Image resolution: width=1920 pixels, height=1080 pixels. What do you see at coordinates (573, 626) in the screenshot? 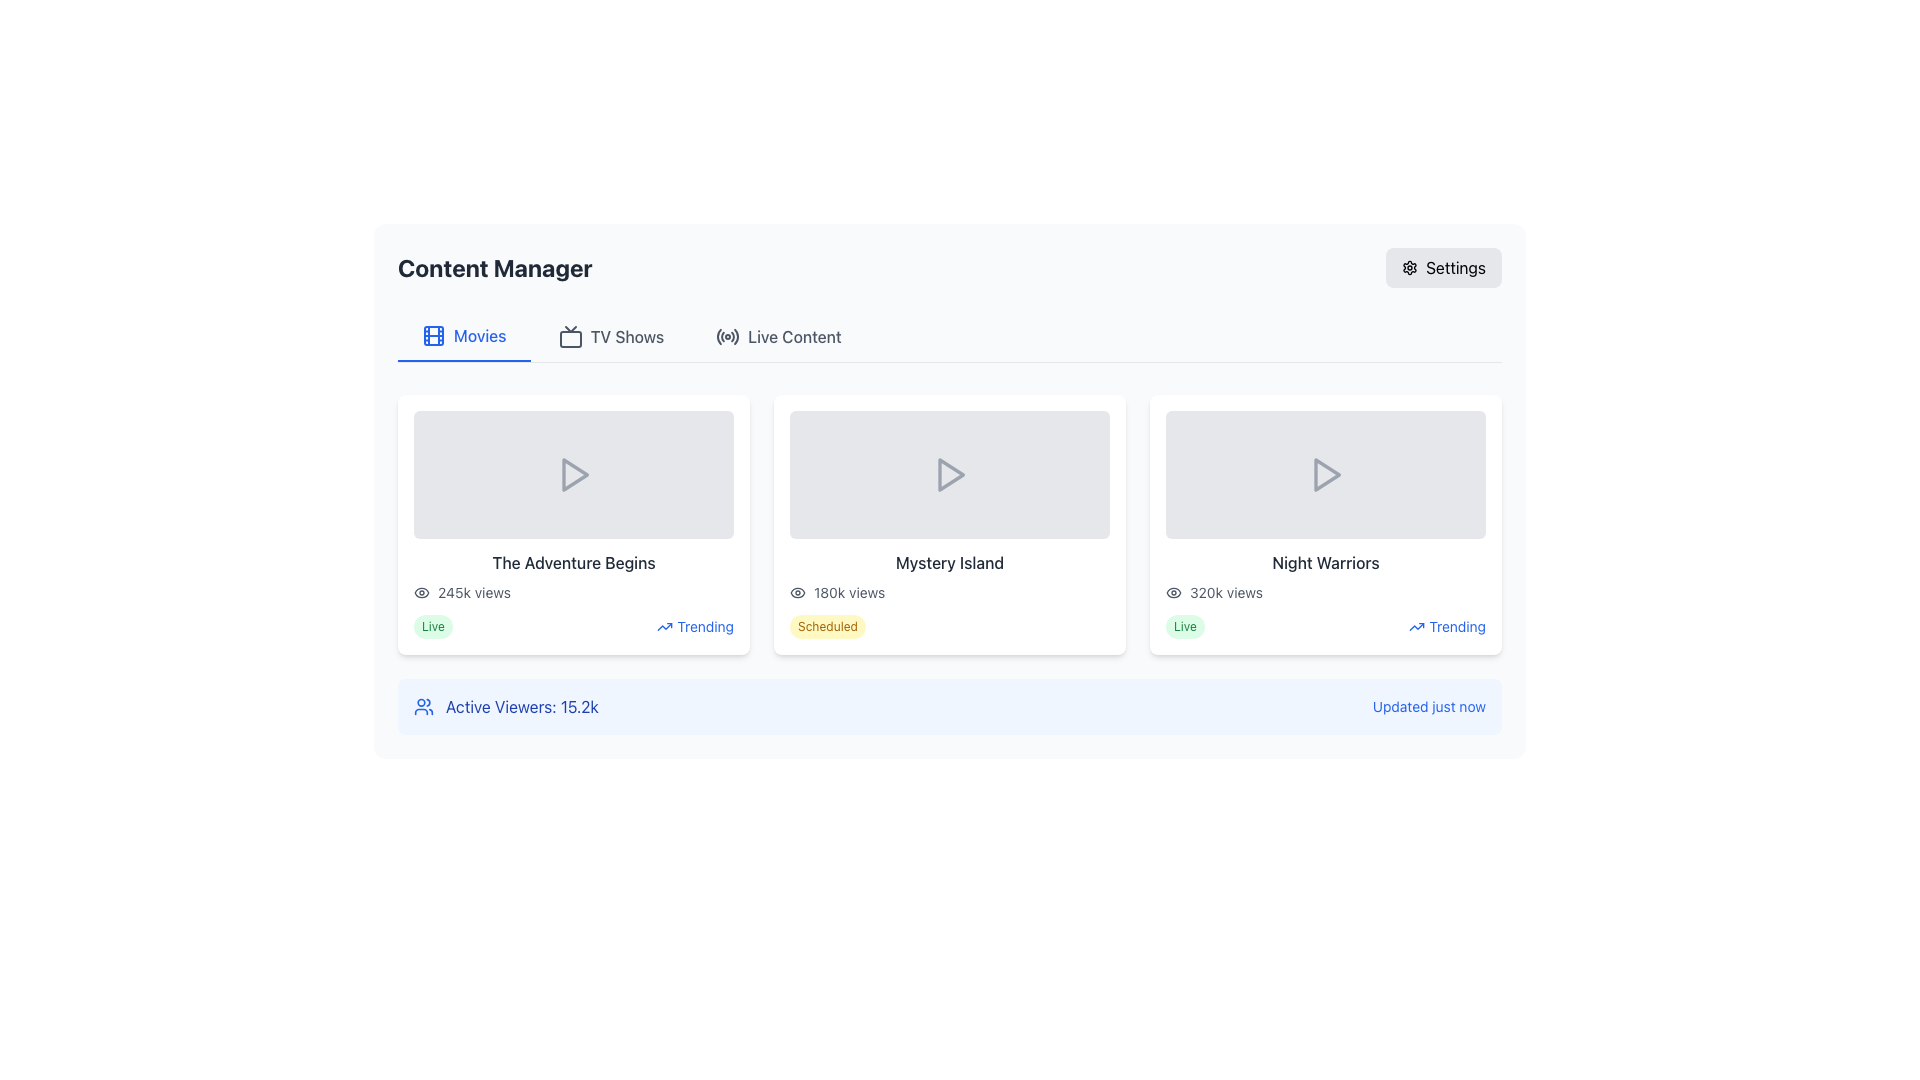
I see `the informational badge indicating the live and trending status associated with 'The Adventure Begins' content, located at the bottom-right section of the card` at bounding box center [573, 626].